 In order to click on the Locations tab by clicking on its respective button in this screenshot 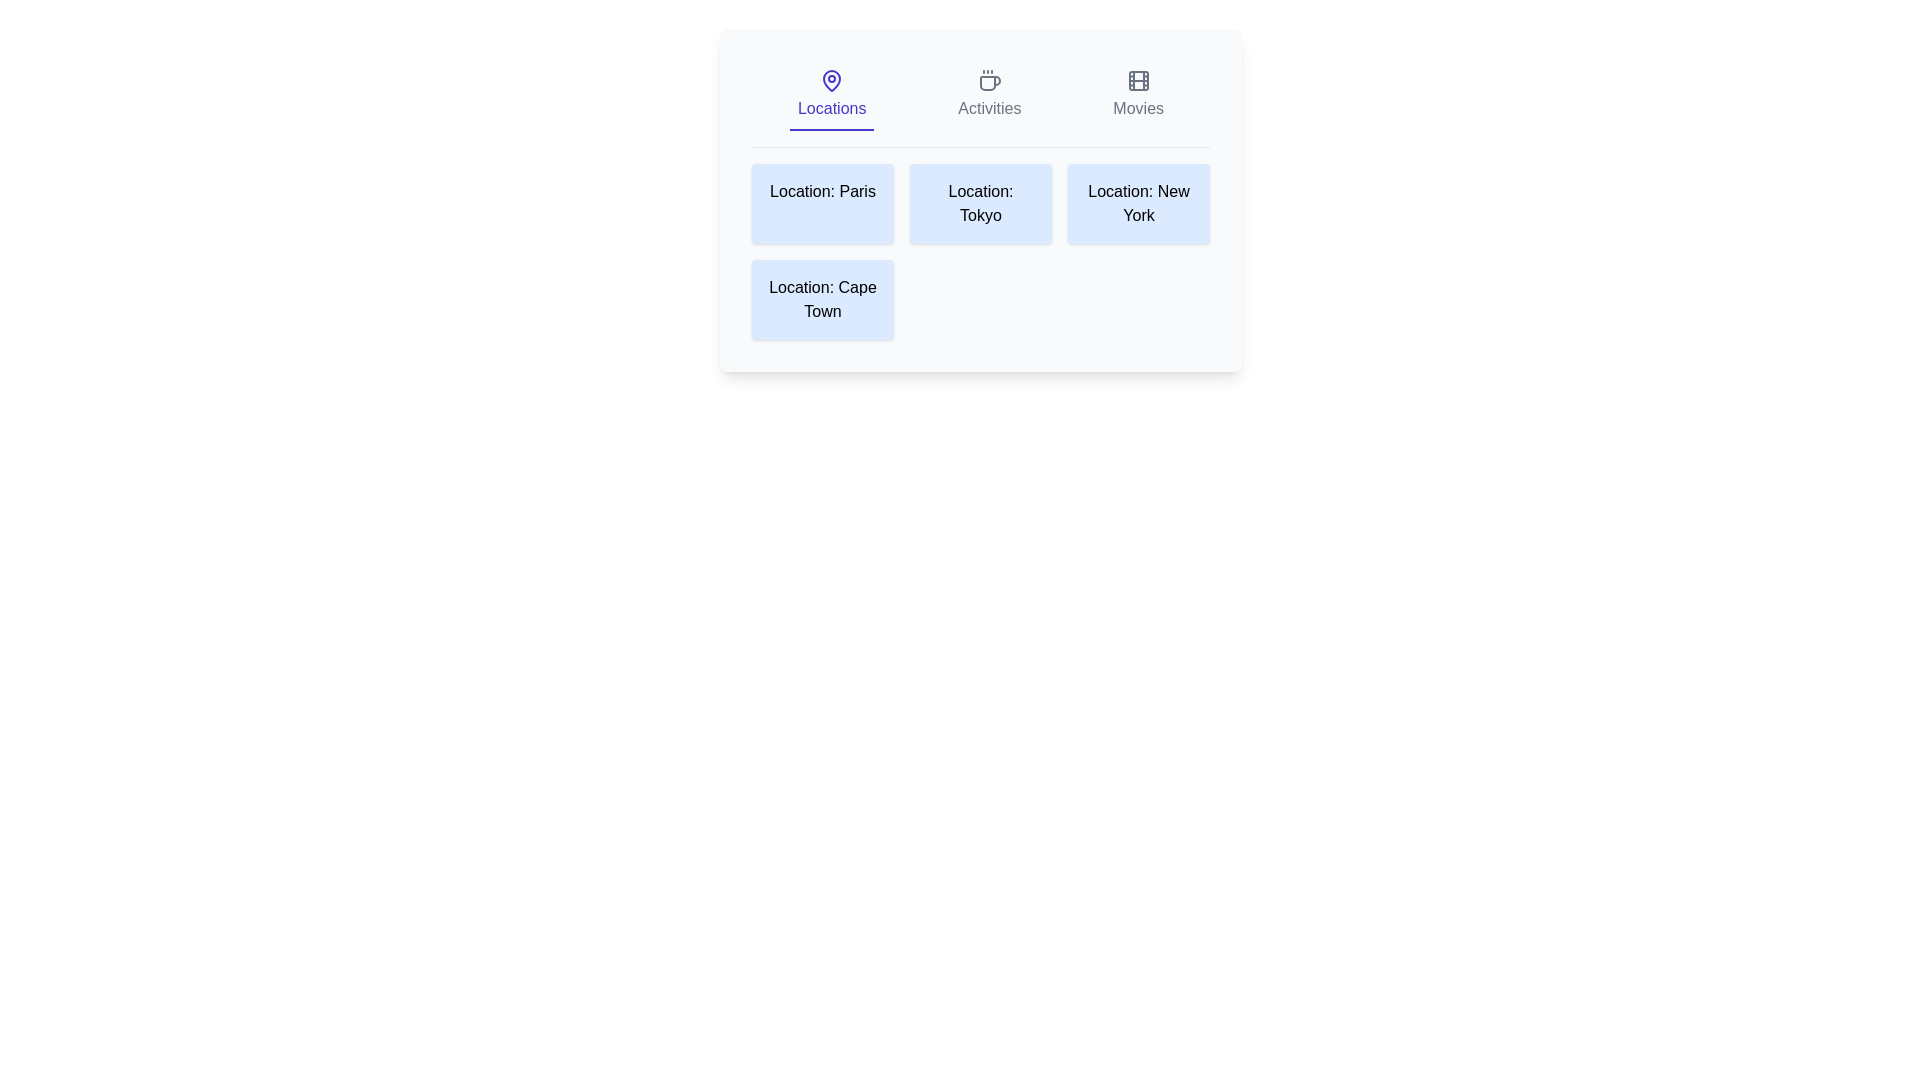, I will do `click(832, 96)`.